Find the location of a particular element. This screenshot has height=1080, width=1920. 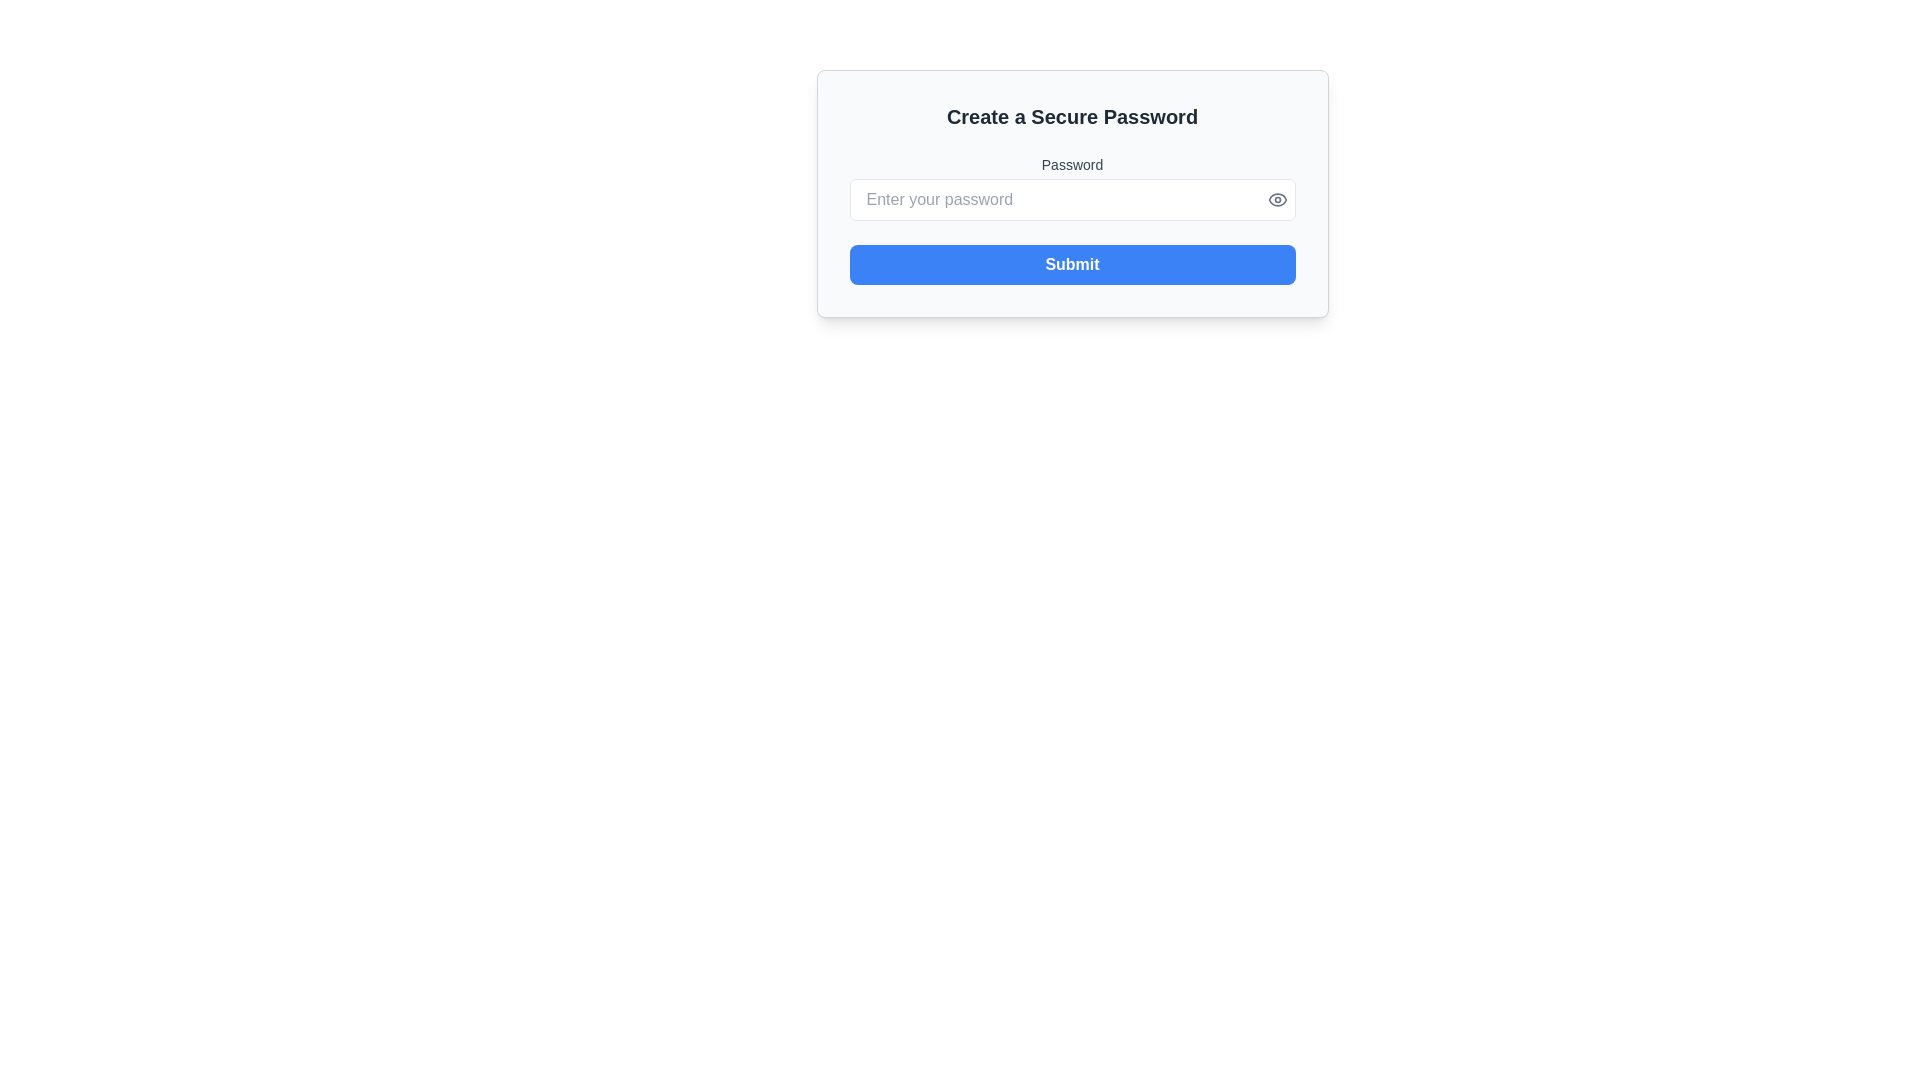

the bold header text reading 'Create a Secure Password', which is styled with a large font size and dark gray color, located at the top of the card layout interface is located at coordinates (1071, 116).